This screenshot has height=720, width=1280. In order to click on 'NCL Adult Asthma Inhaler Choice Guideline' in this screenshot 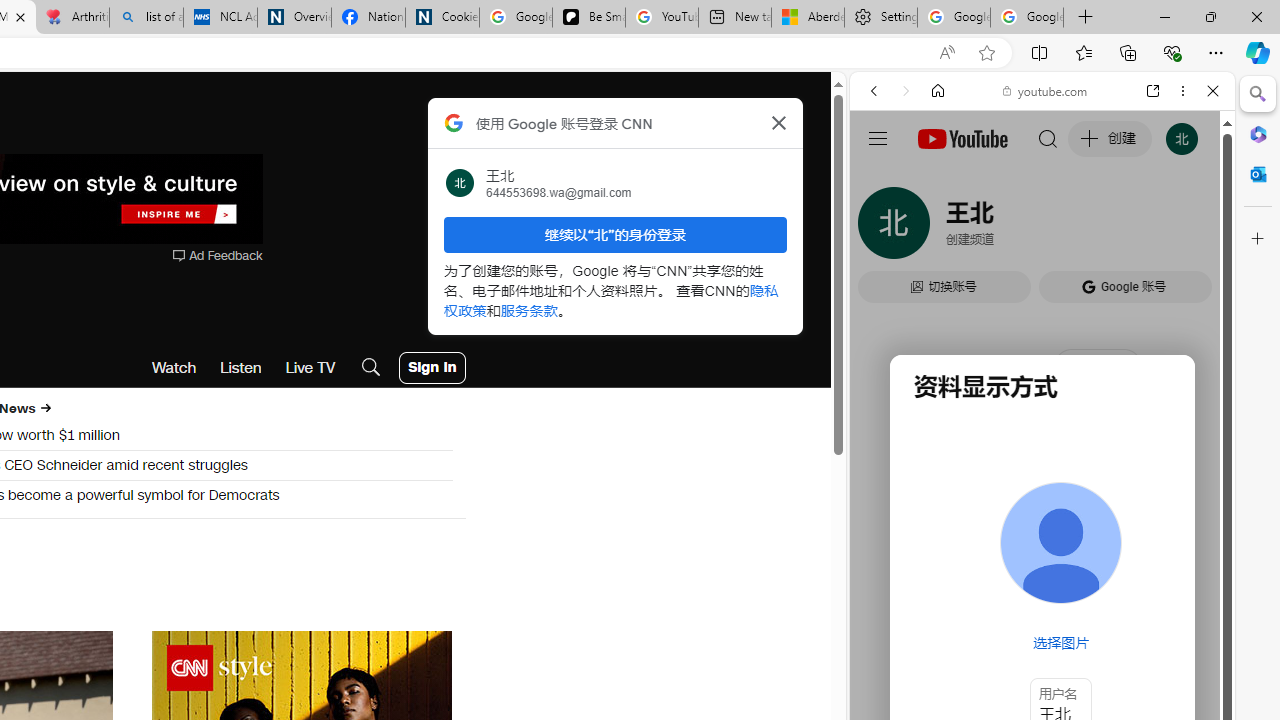, I will do `click(220, 17)`.